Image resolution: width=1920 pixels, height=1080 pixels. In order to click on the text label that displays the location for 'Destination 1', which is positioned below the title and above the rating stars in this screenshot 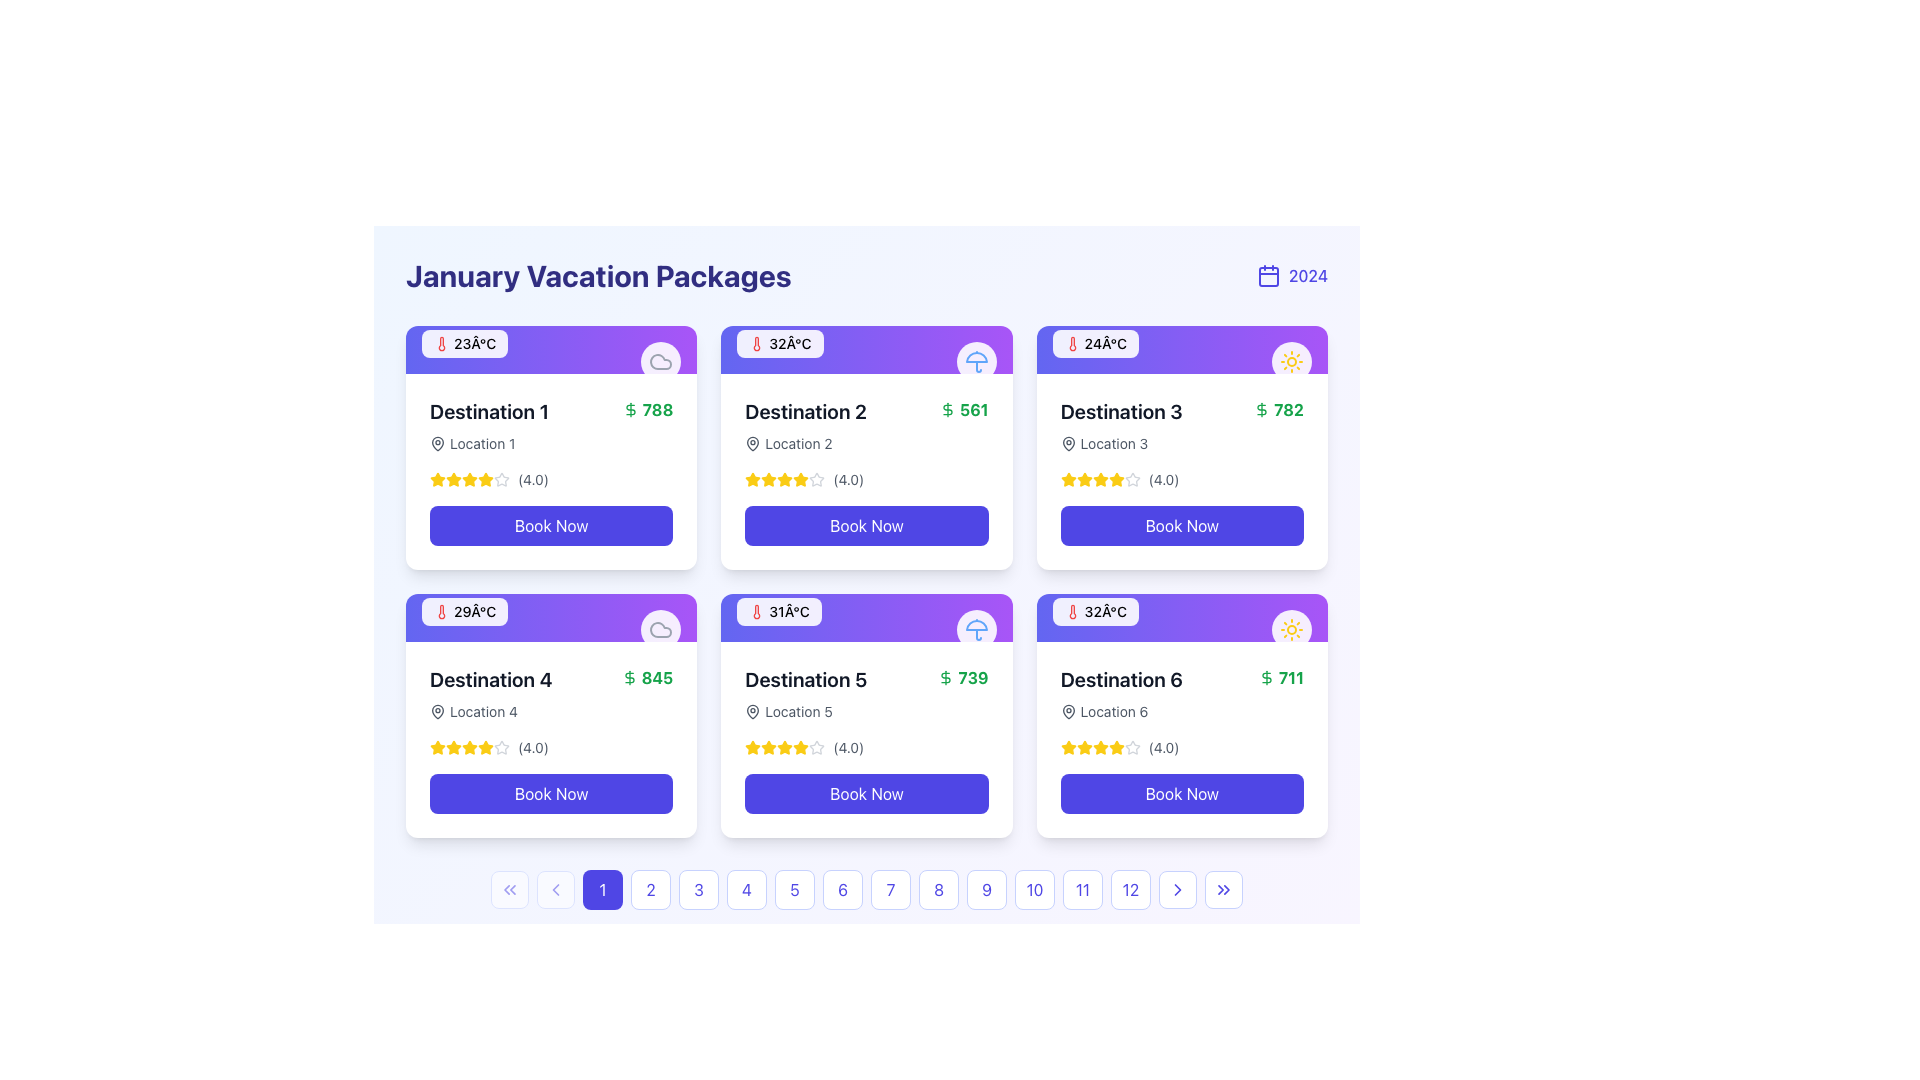, I will do `click(489, 442)`.